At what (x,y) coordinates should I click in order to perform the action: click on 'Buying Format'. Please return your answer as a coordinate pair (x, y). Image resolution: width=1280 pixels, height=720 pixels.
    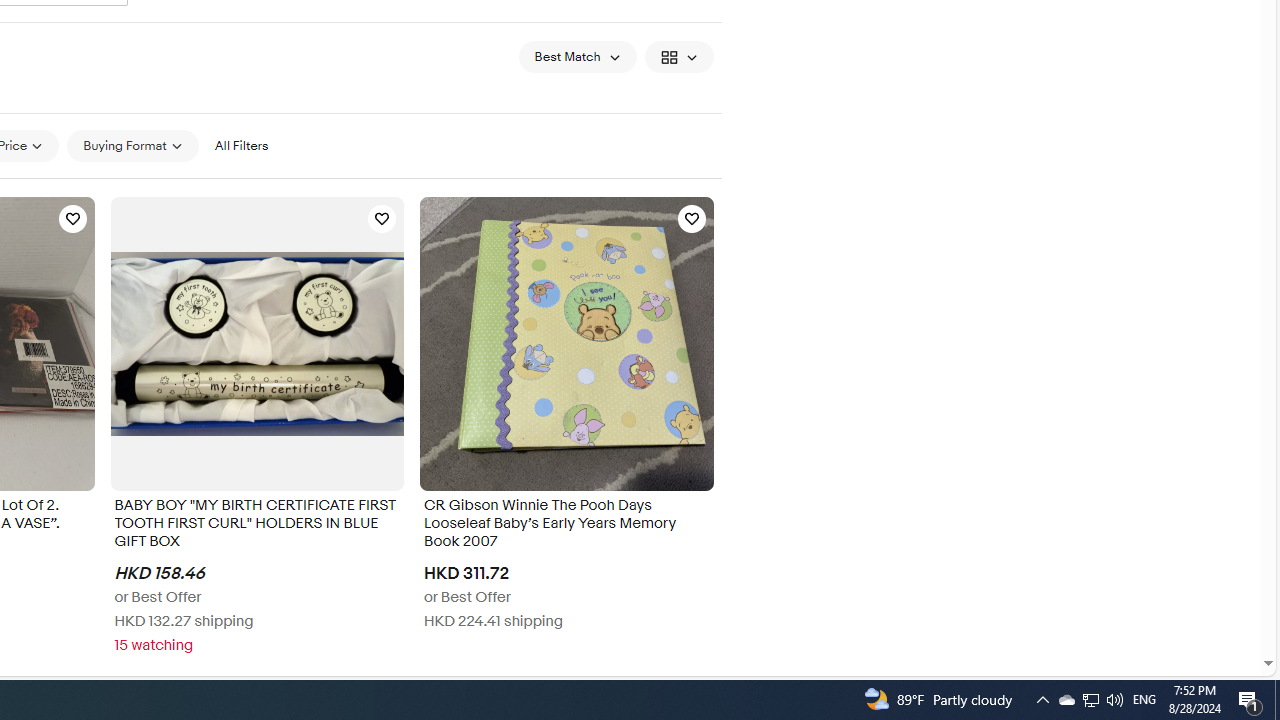
    Looking at the image, I should click on (131, 145).